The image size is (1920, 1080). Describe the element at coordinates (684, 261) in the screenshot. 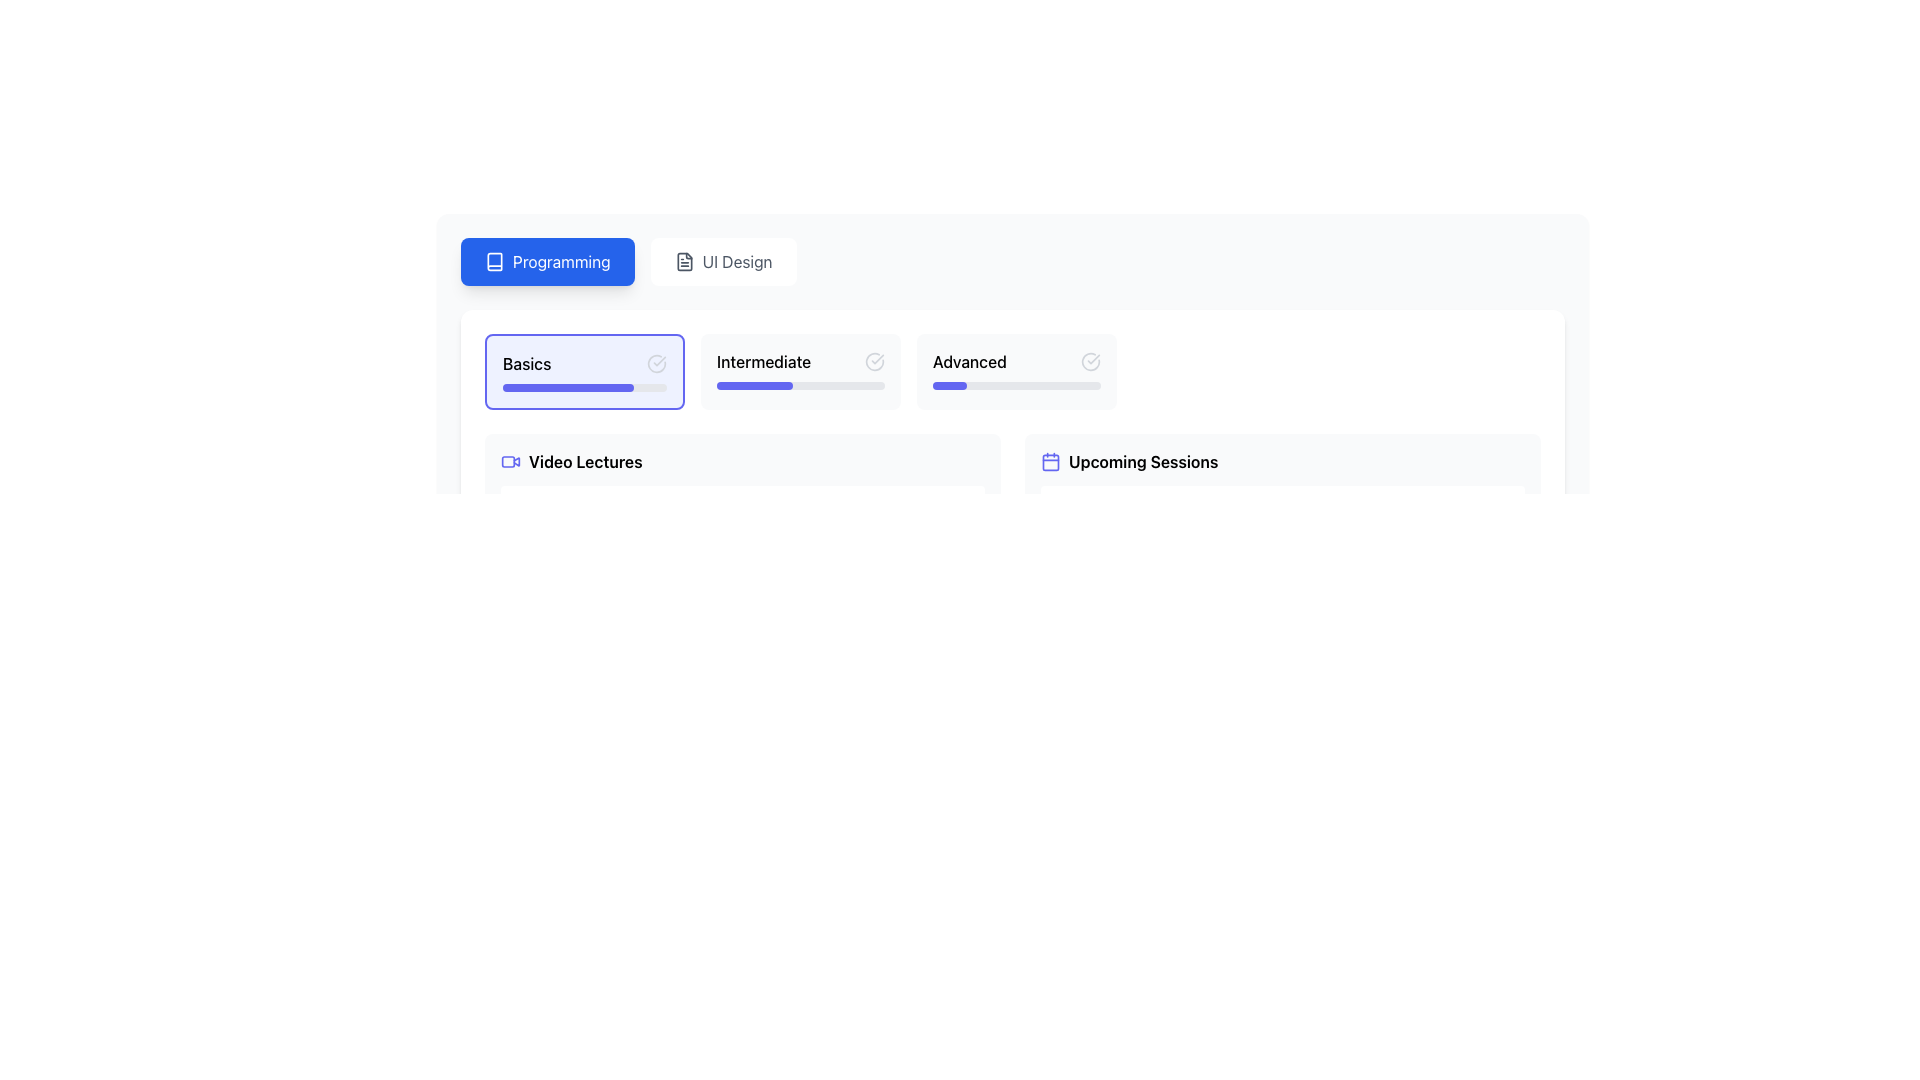

I see `the document or file icon located in the top-right section of the interface, adjacent to the 'UI Design' button` at that location.